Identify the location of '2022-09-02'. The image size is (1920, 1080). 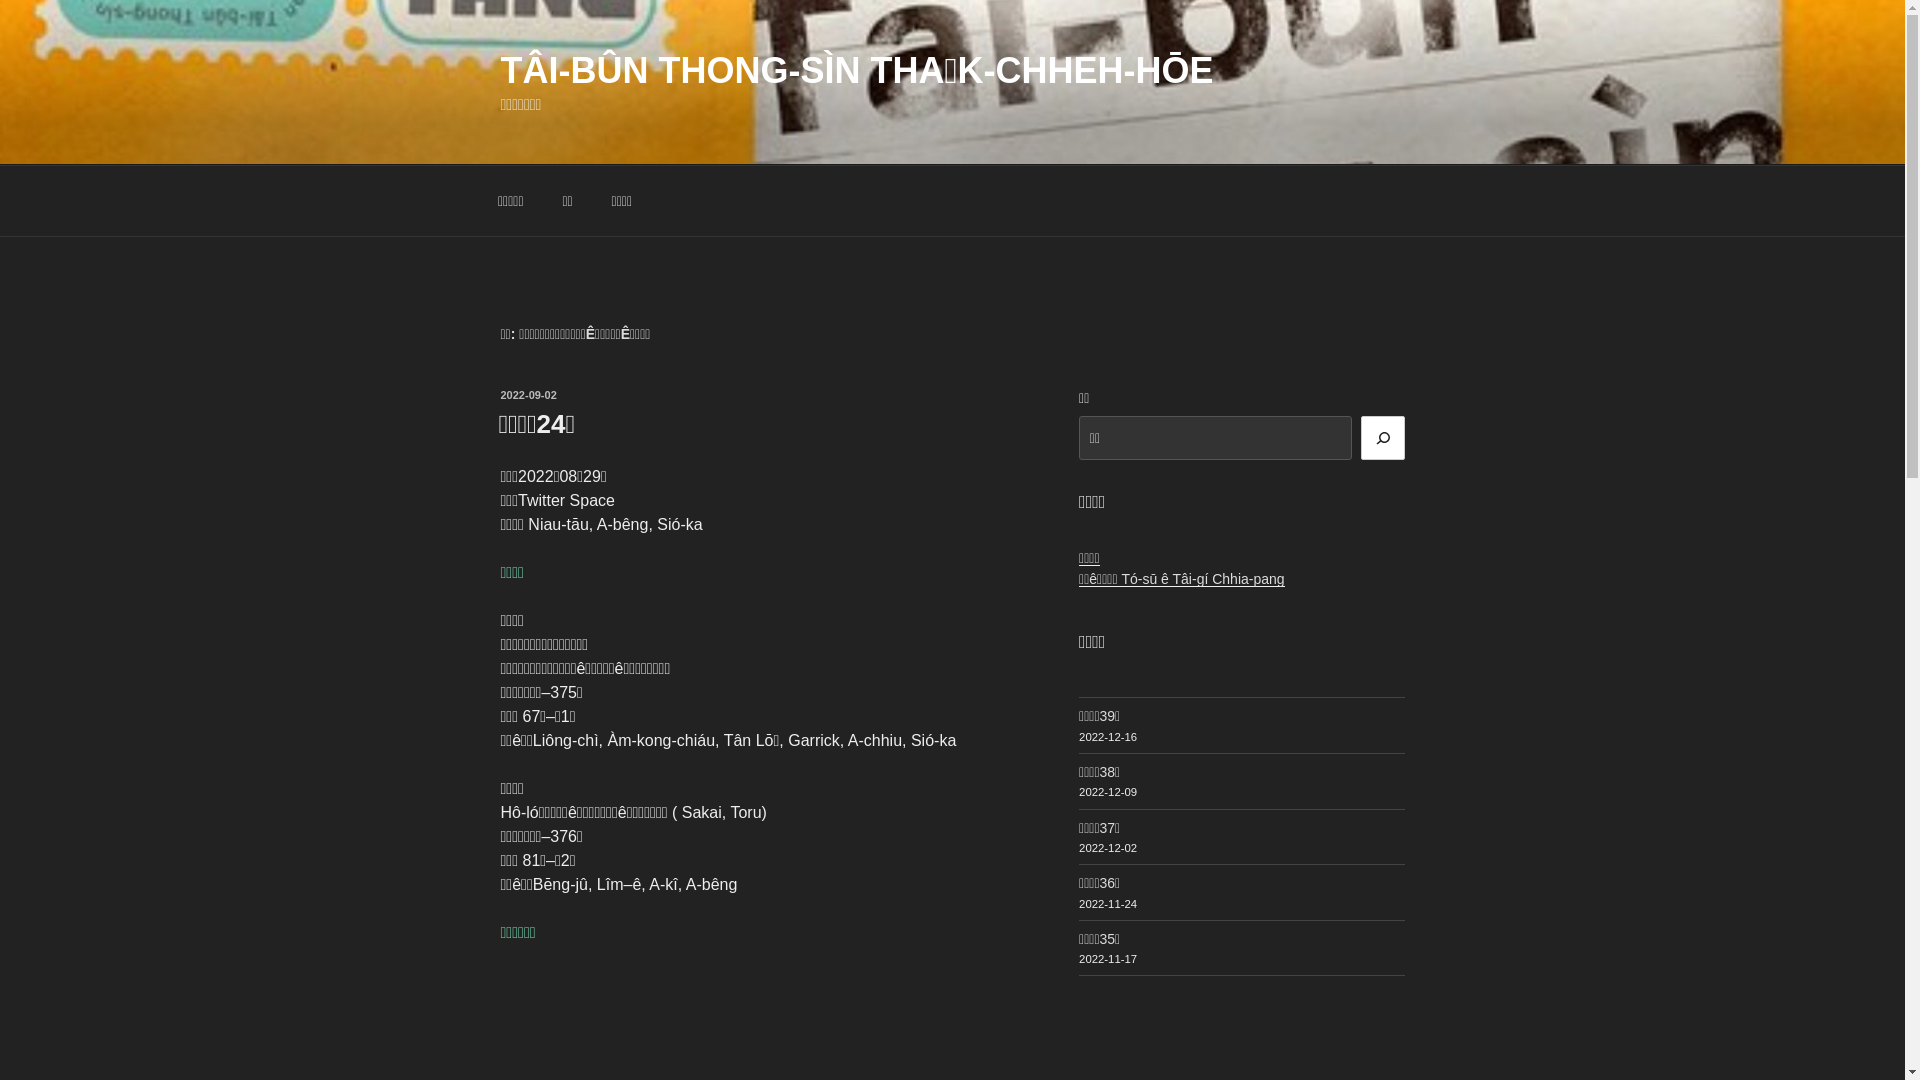
(528, 394).